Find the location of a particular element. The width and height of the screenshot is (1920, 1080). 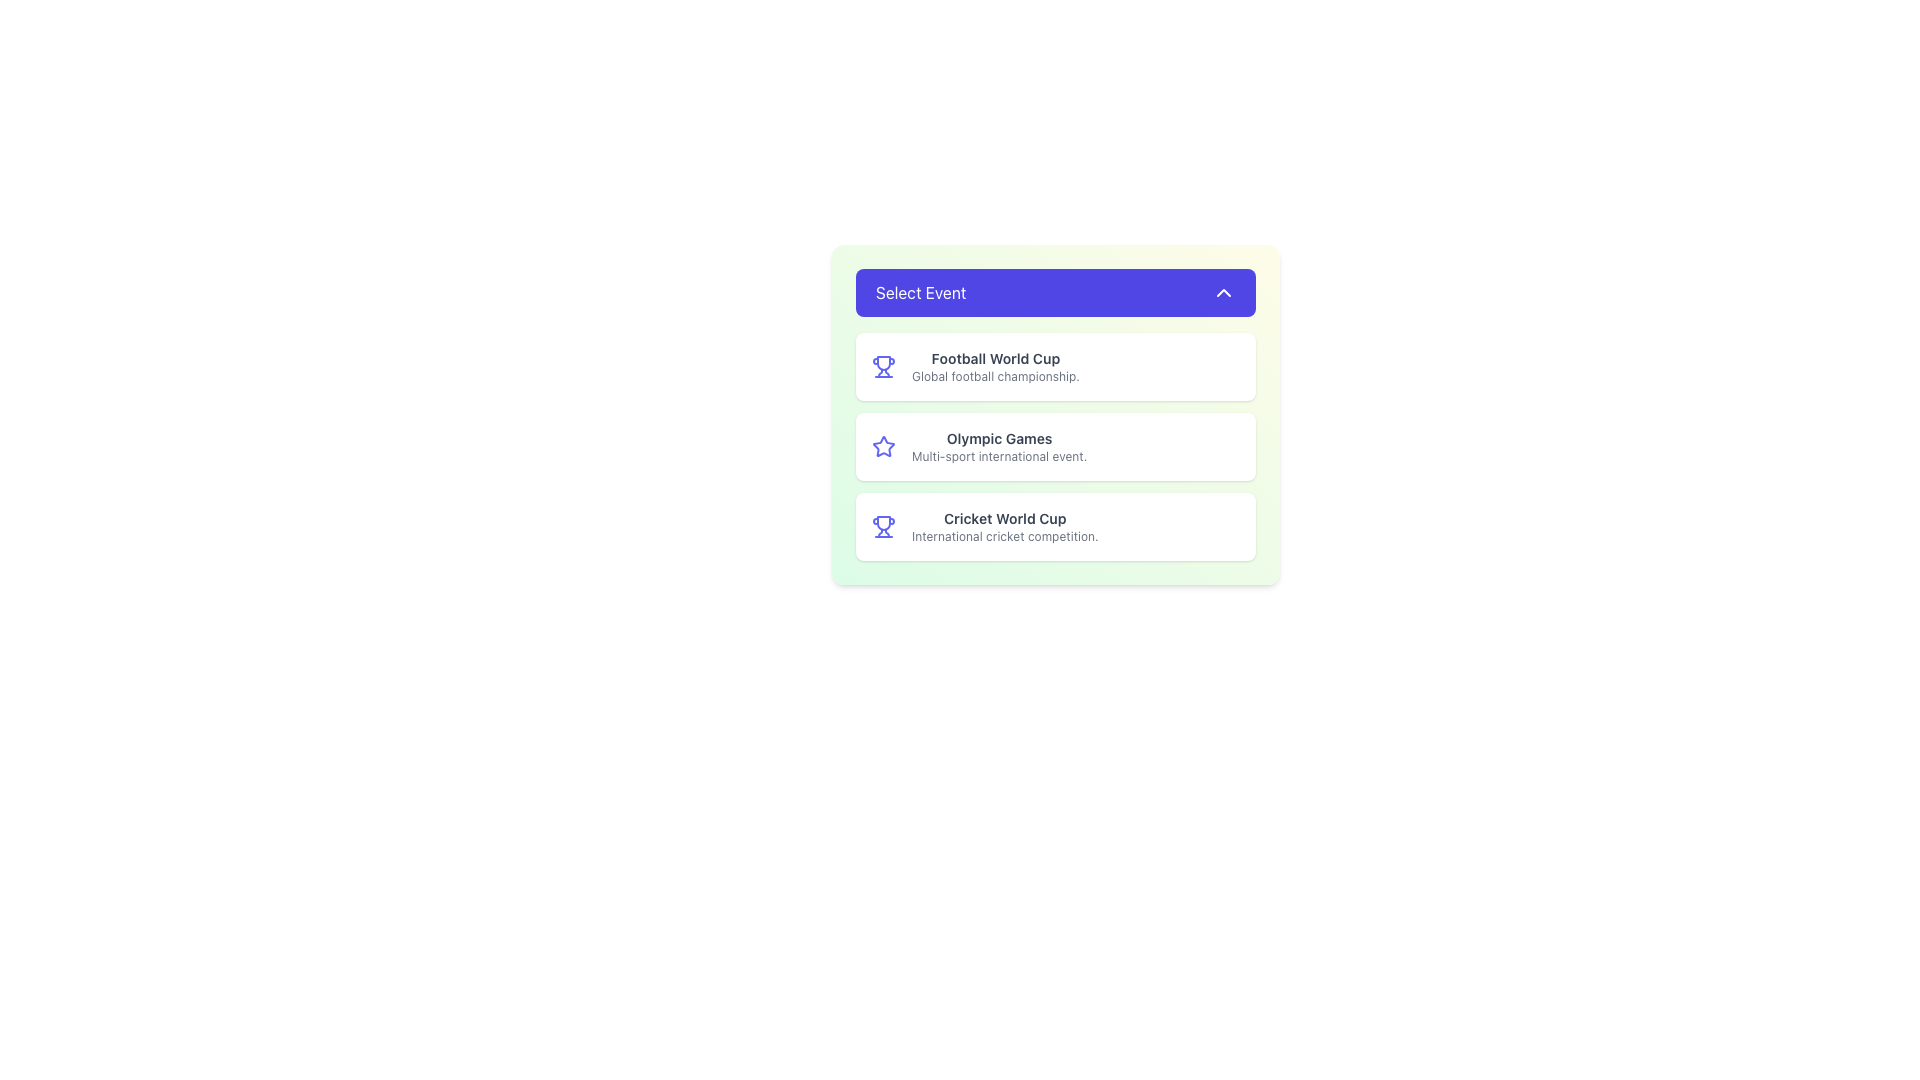

the trophy icon representing the Cricket World Cup item, located on the left side of the third list item is located at coordinates (882, 526).